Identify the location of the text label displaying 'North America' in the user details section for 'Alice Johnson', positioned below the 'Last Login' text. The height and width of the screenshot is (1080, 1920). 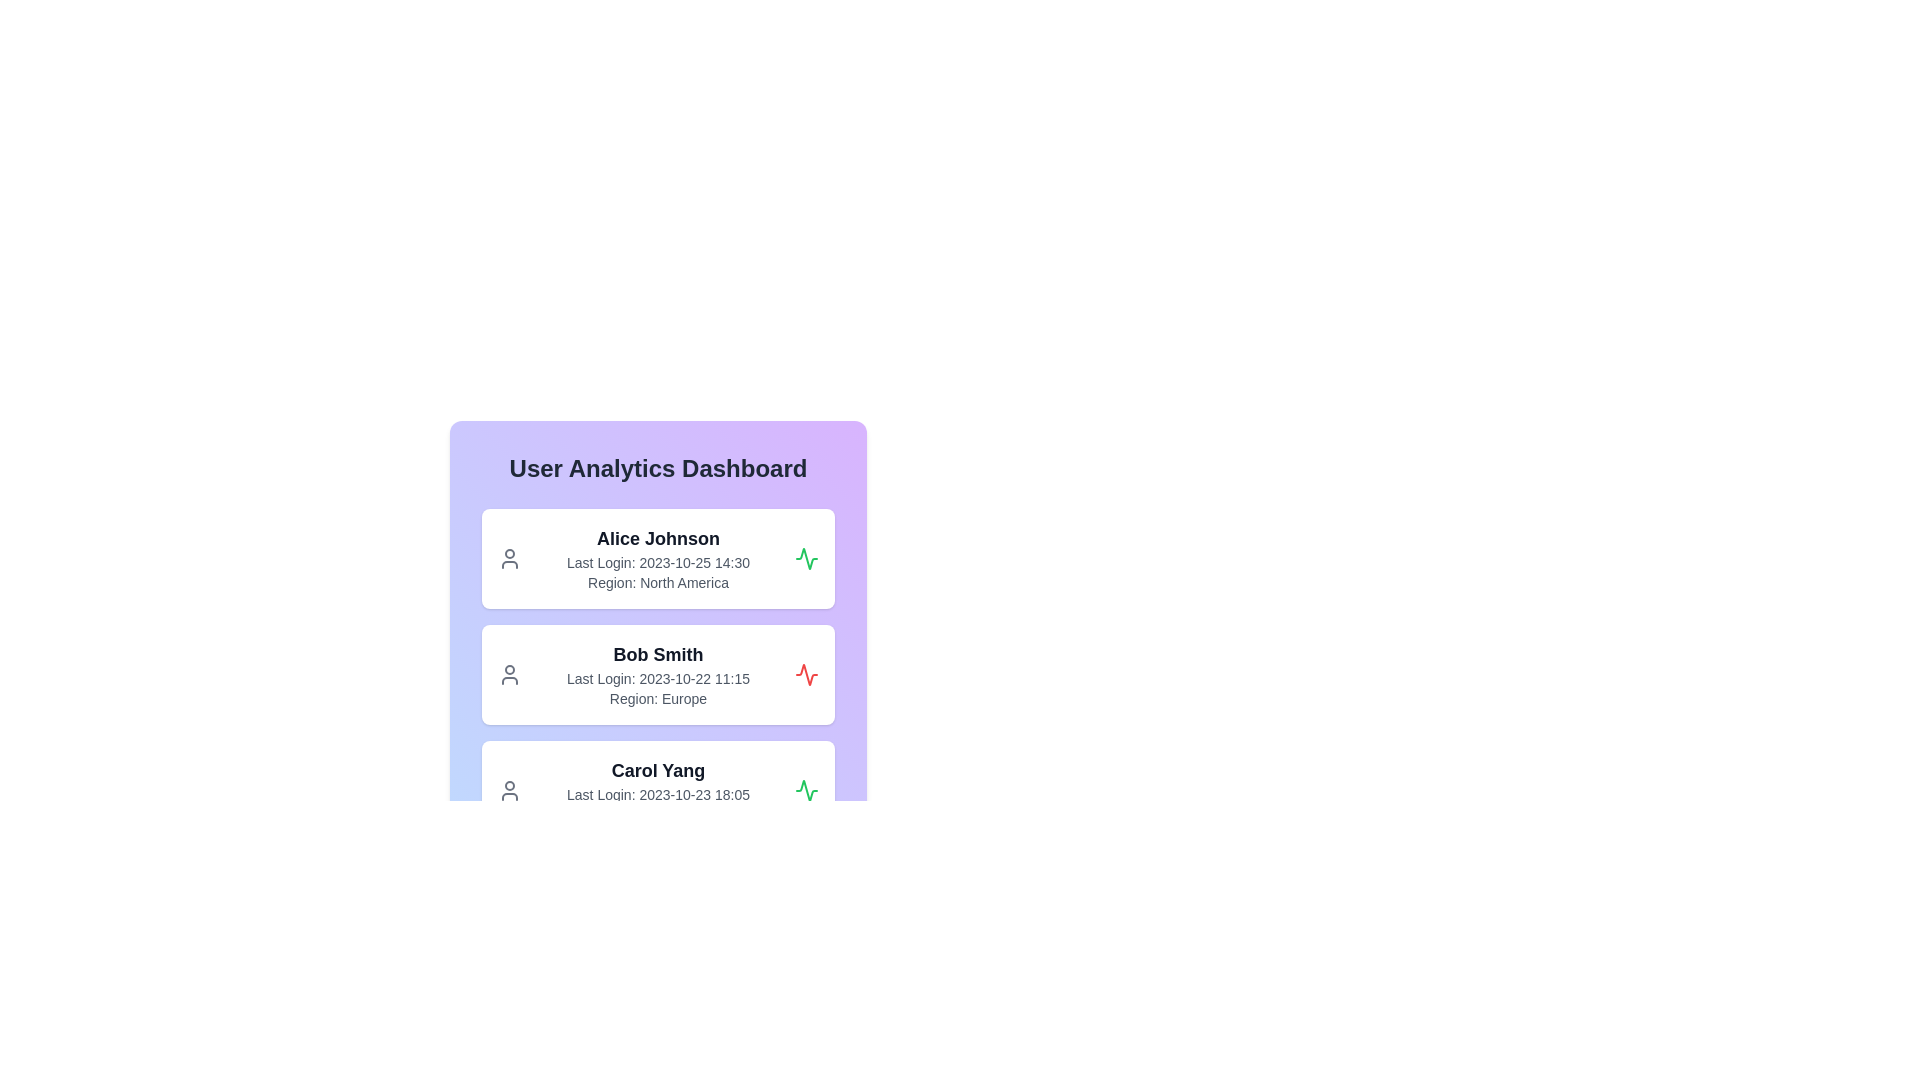
(658, 582).